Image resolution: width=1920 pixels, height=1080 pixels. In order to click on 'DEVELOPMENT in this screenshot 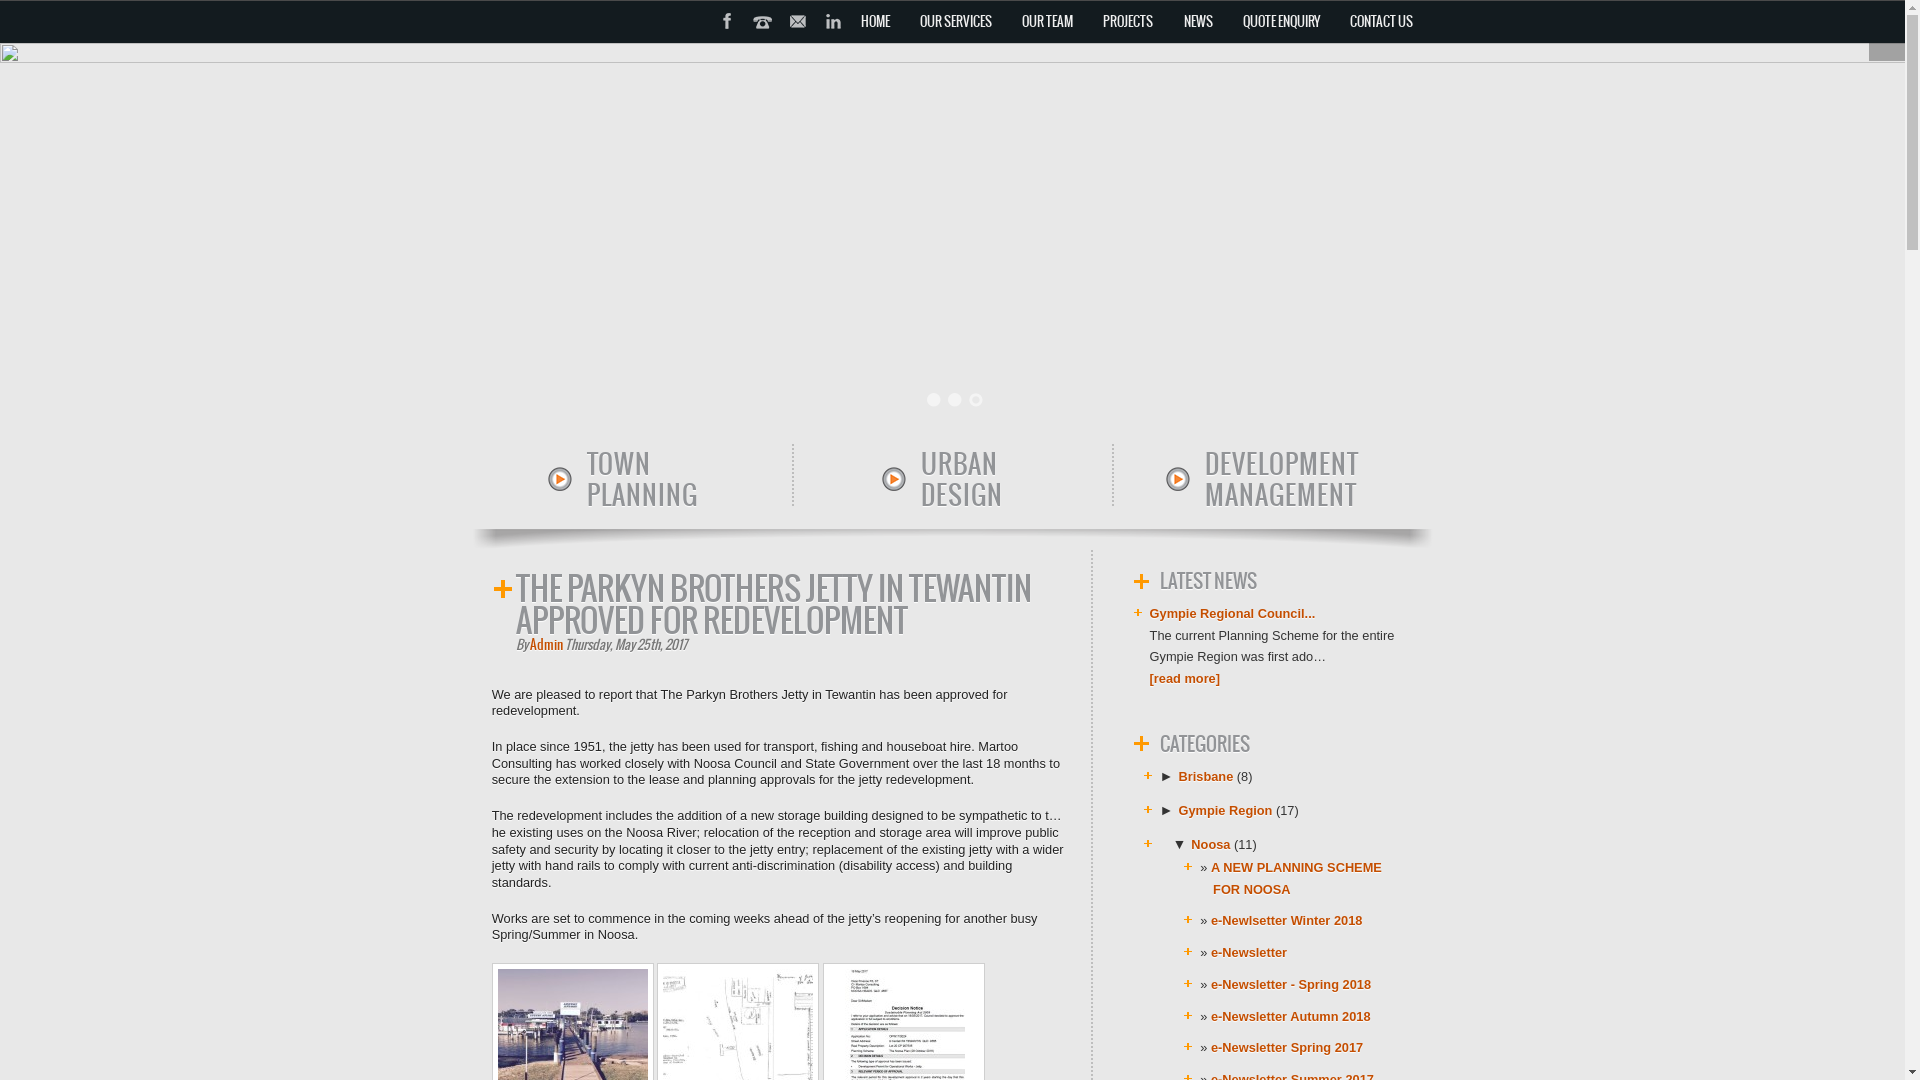, I will do `click(1163, 479)`.